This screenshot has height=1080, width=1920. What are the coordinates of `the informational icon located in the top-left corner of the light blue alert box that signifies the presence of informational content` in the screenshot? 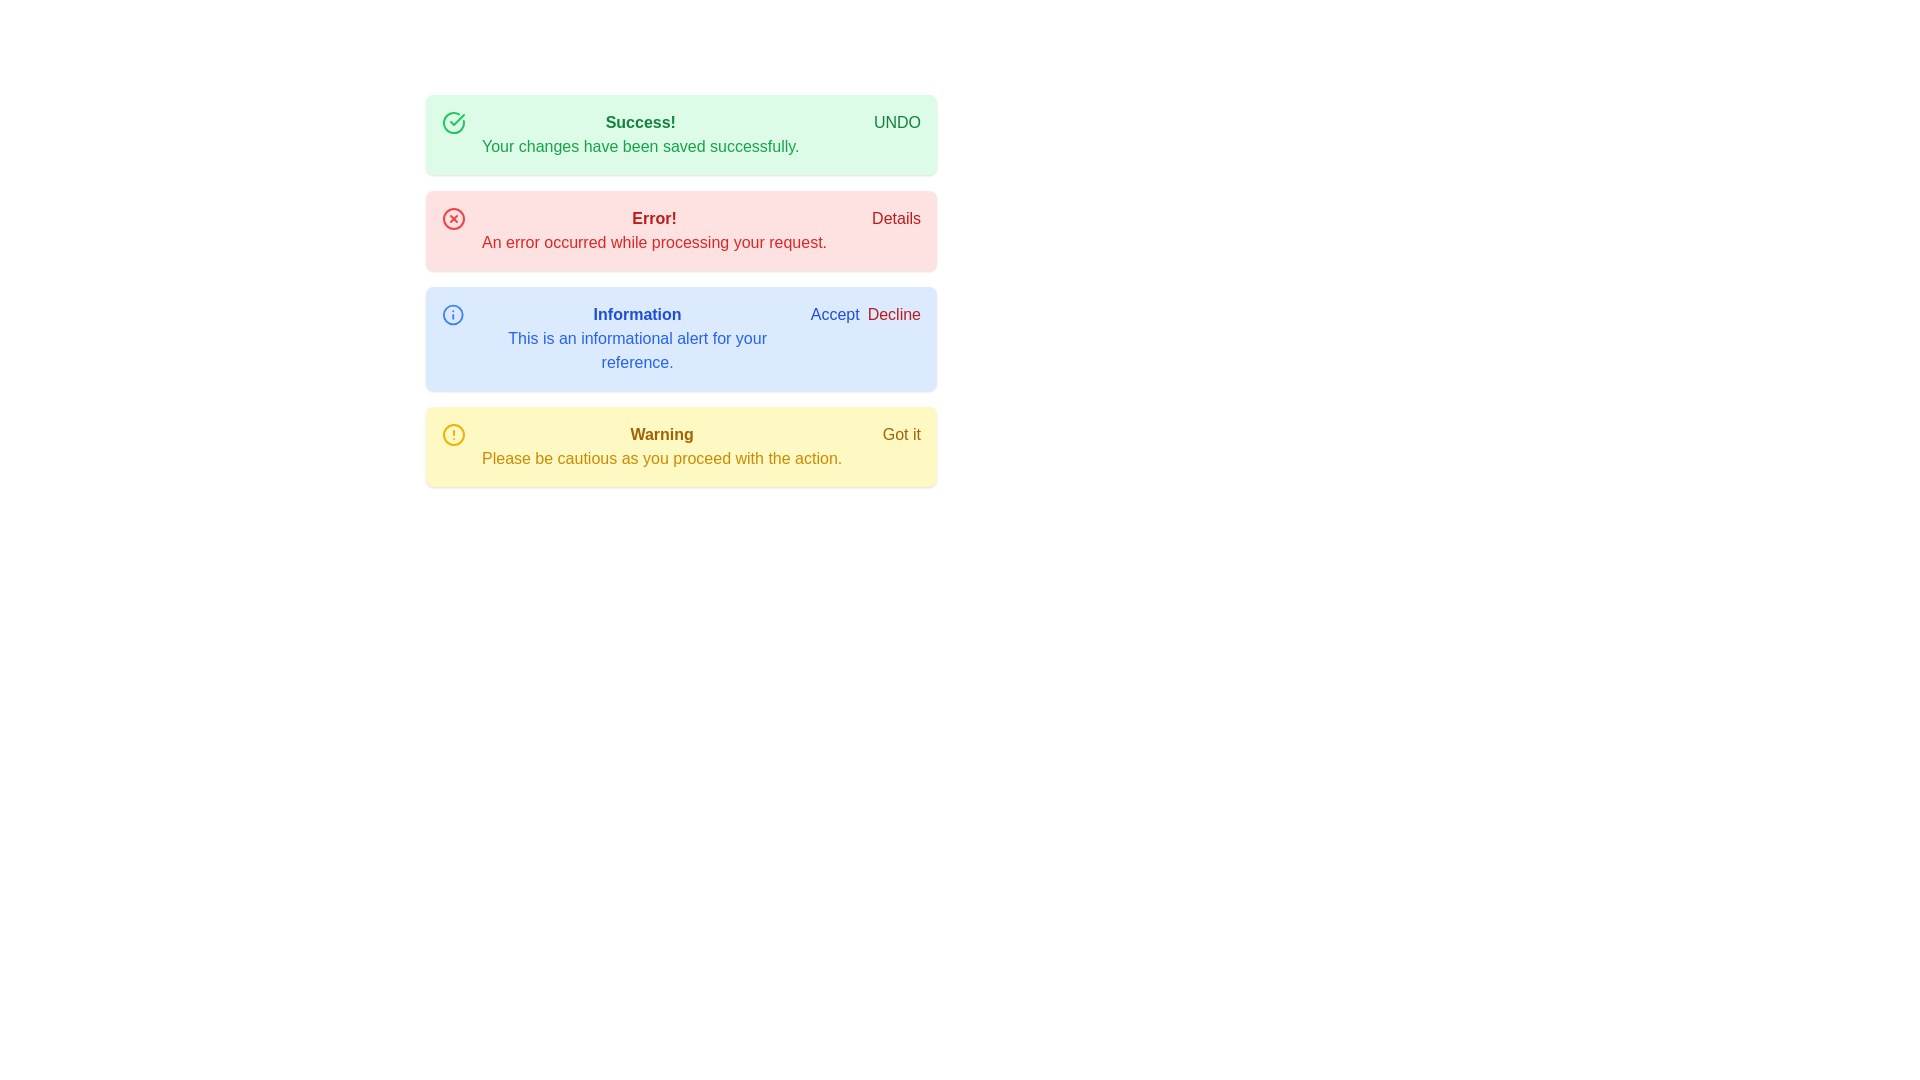 It's located at (452, 315).